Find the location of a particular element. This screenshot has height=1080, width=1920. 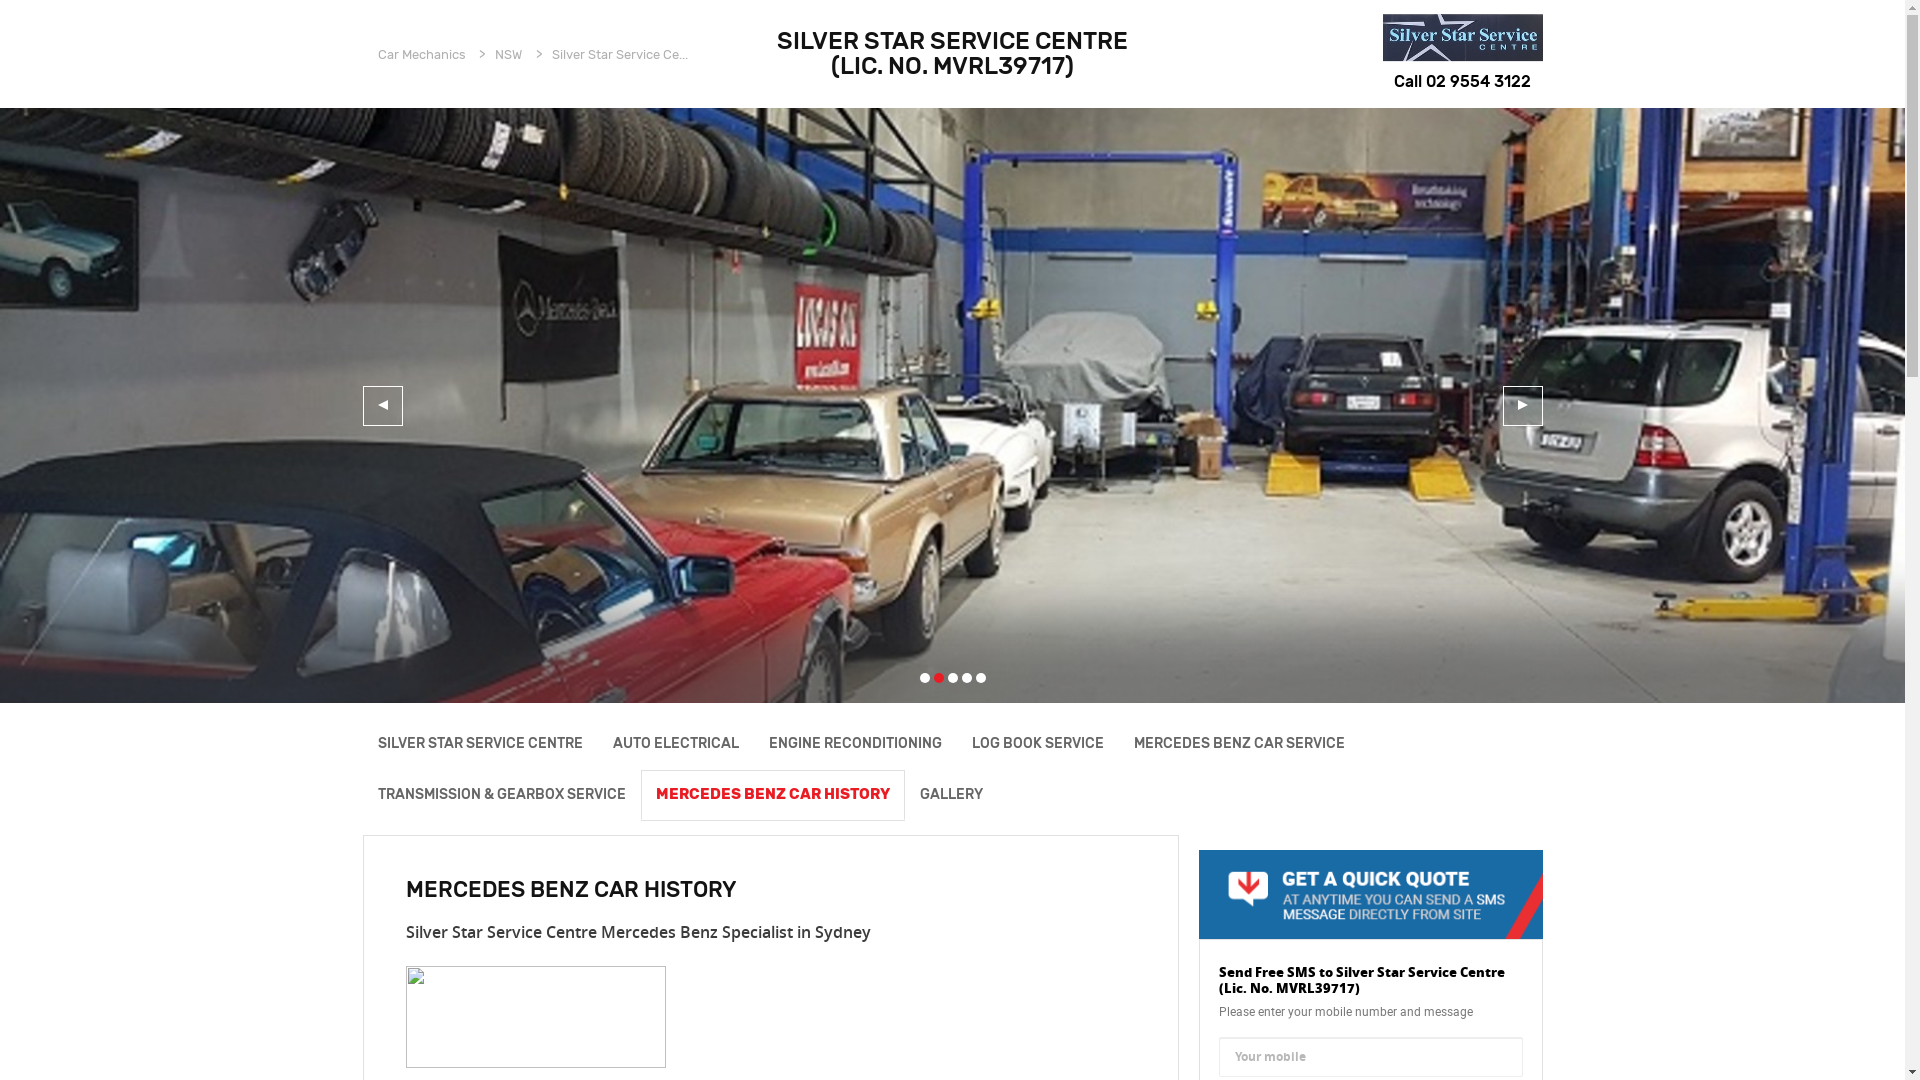

'GALLERY' is located at coordinates (902, 793).